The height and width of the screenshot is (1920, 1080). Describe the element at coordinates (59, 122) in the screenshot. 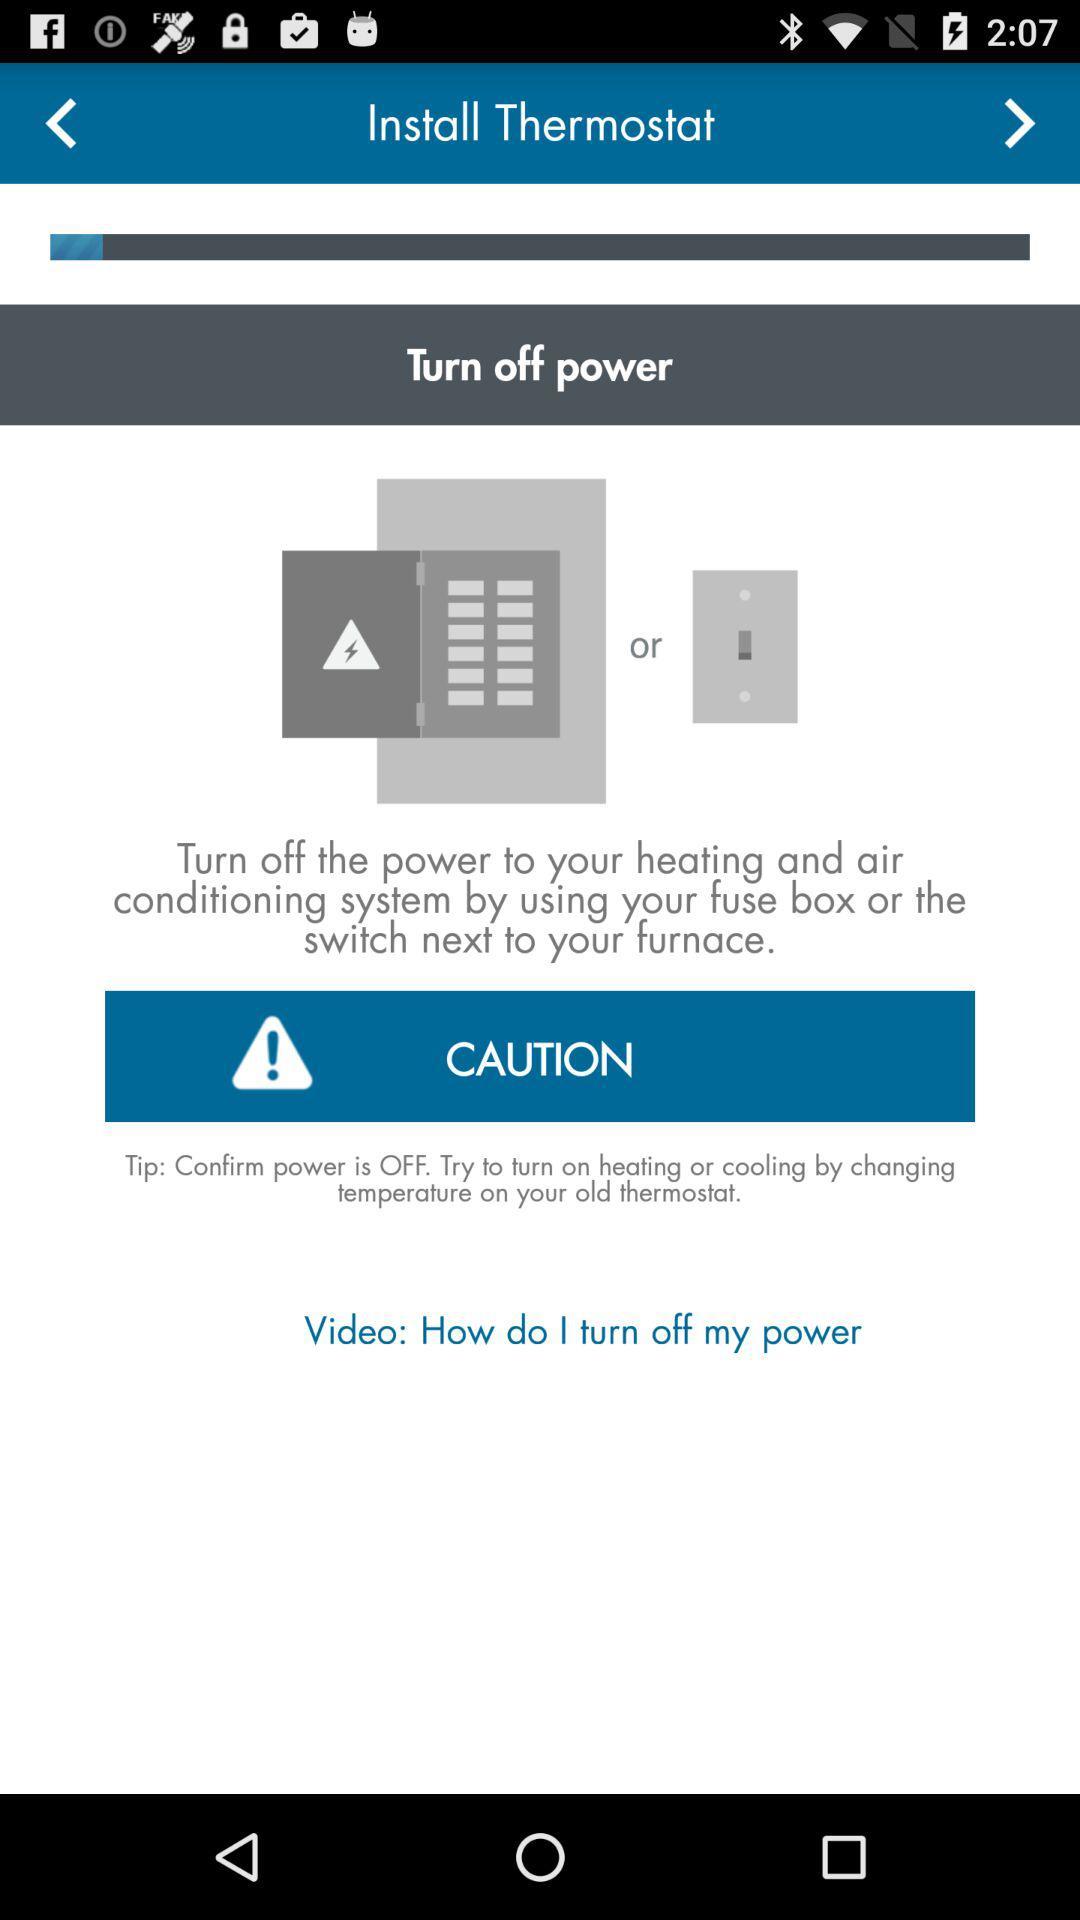

I see `go back` at that location.